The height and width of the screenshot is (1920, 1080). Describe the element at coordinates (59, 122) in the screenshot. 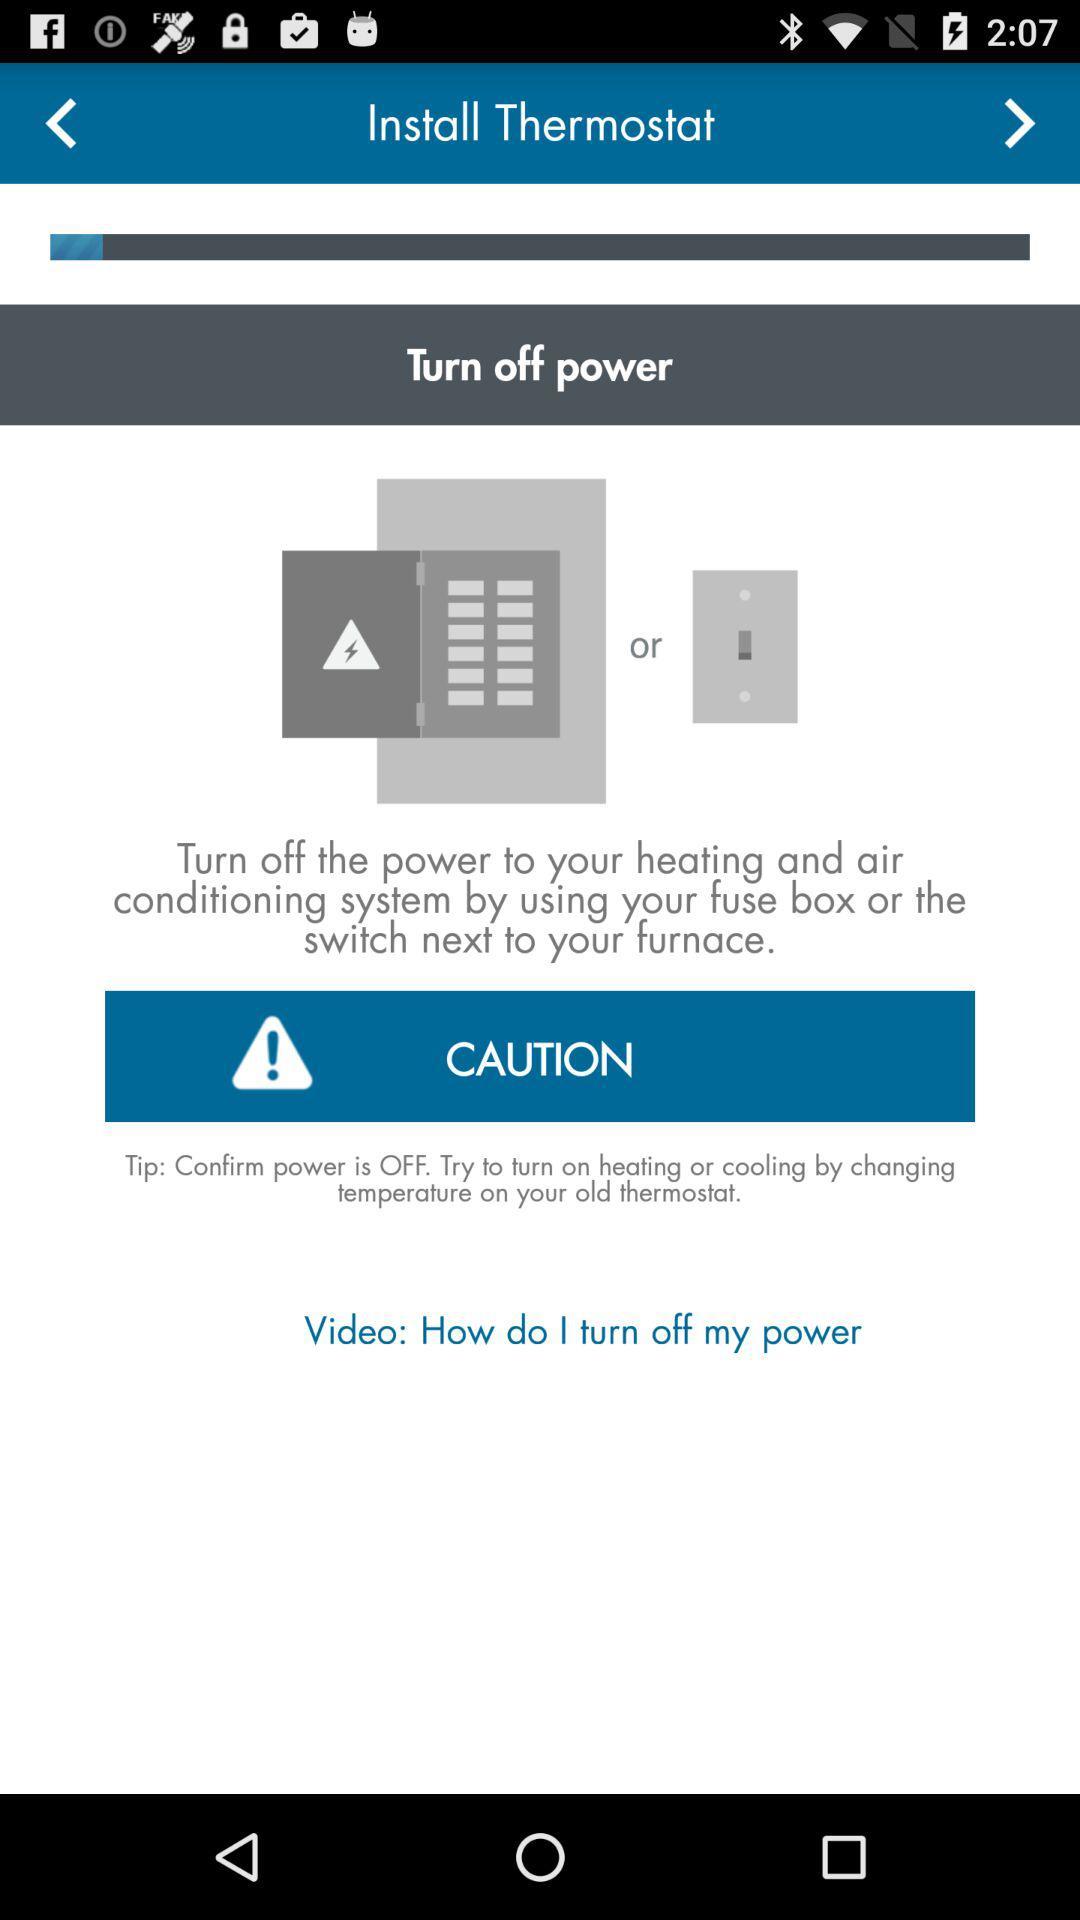

I see `go back` at that location.